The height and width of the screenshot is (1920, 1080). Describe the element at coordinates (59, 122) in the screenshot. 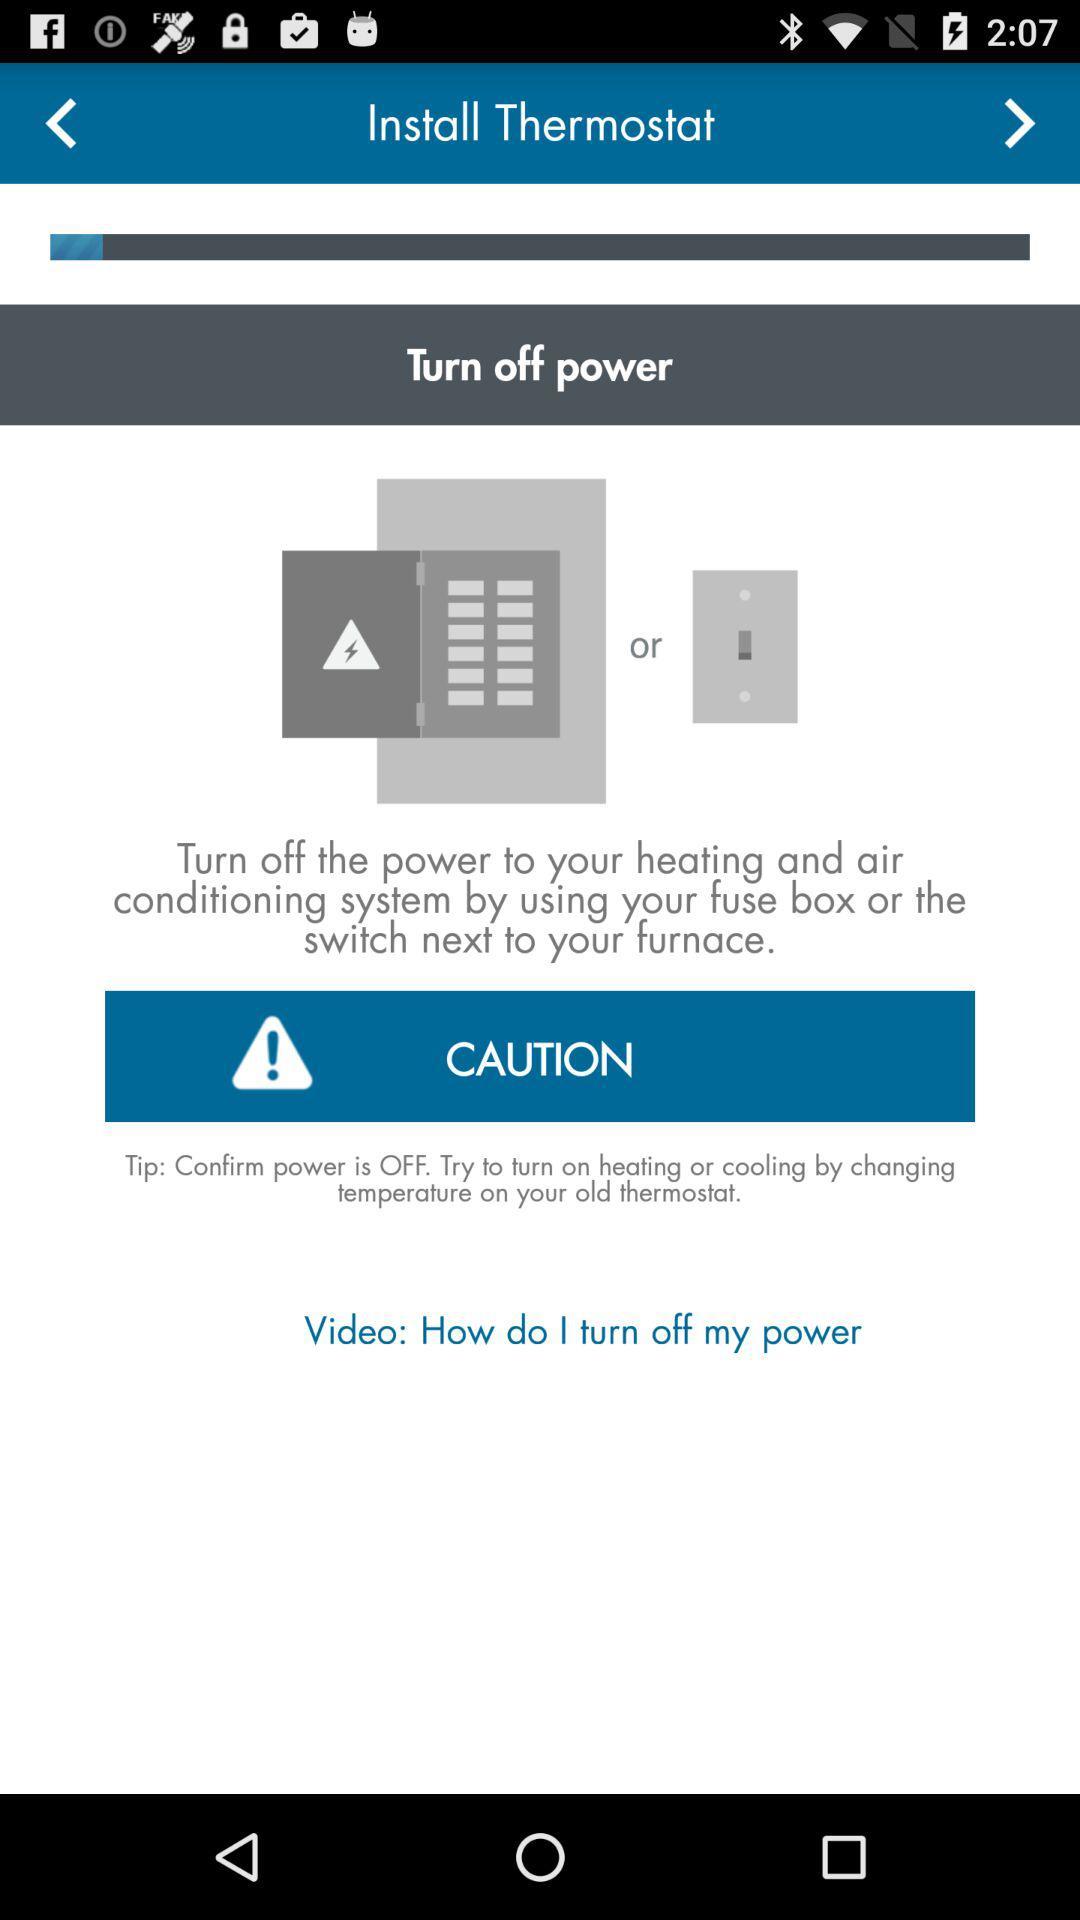

I see `go back` at that location.